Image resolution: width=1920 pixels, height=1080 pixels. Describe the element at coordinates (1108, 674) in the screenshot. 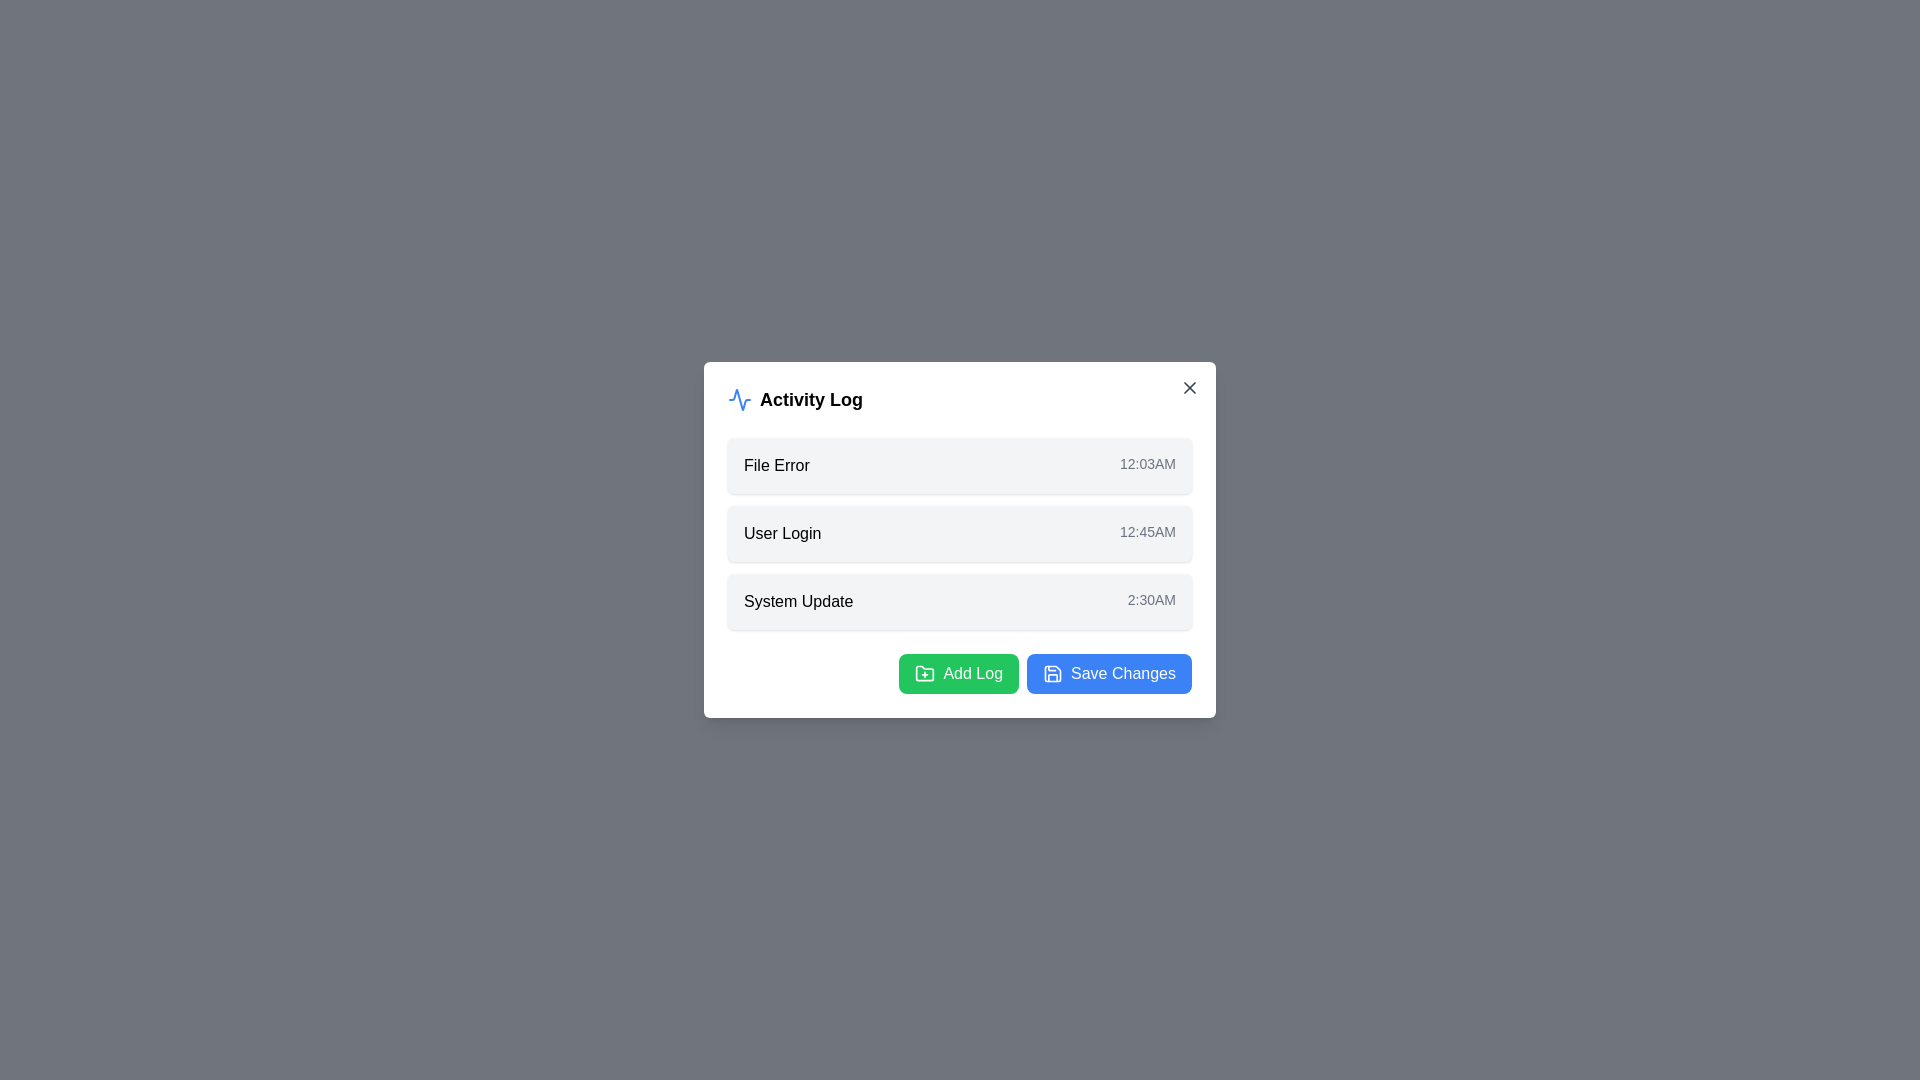

I see `'Save Changes' button` at that location.